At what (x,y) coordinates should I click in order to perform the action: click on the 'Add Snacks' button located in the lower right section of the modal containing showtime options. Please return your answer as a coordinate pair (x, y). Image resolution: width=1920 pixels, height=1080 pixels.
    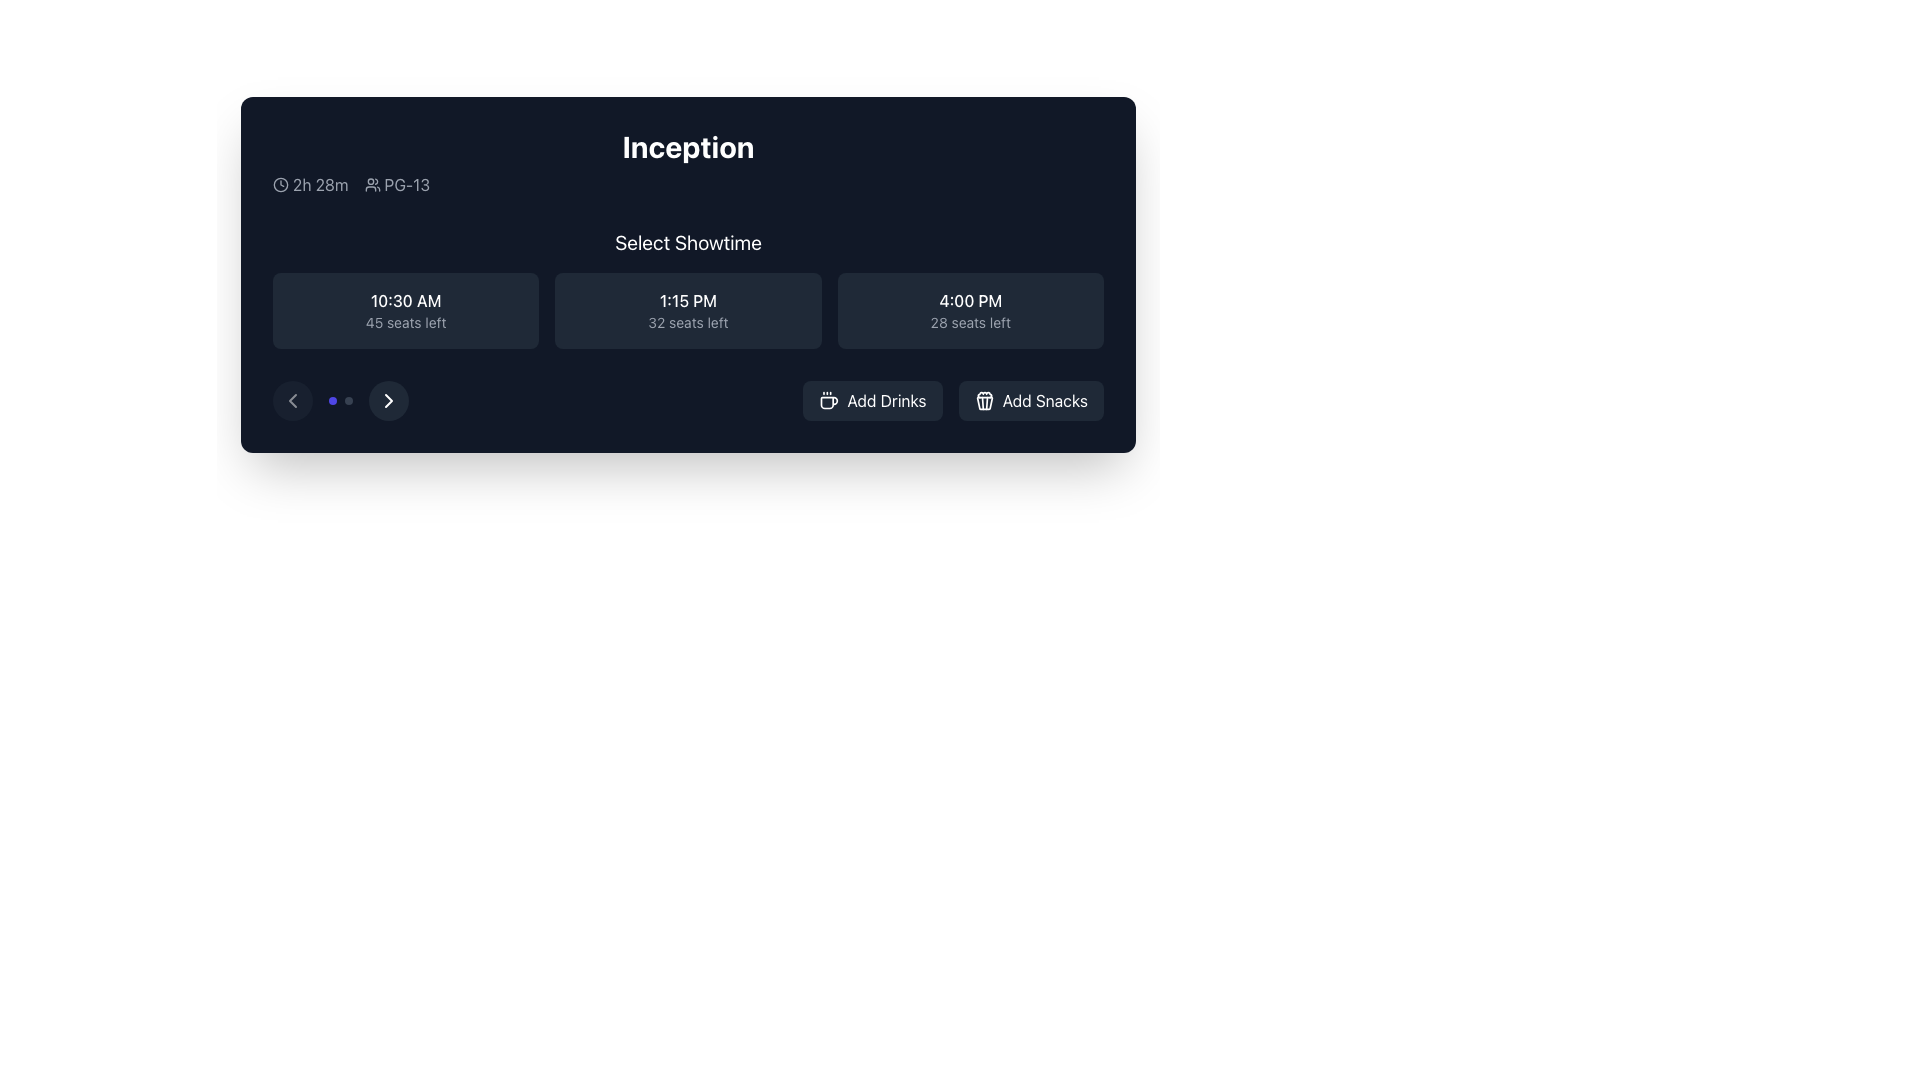
    Looking at the image, I should click on (1044, 401).